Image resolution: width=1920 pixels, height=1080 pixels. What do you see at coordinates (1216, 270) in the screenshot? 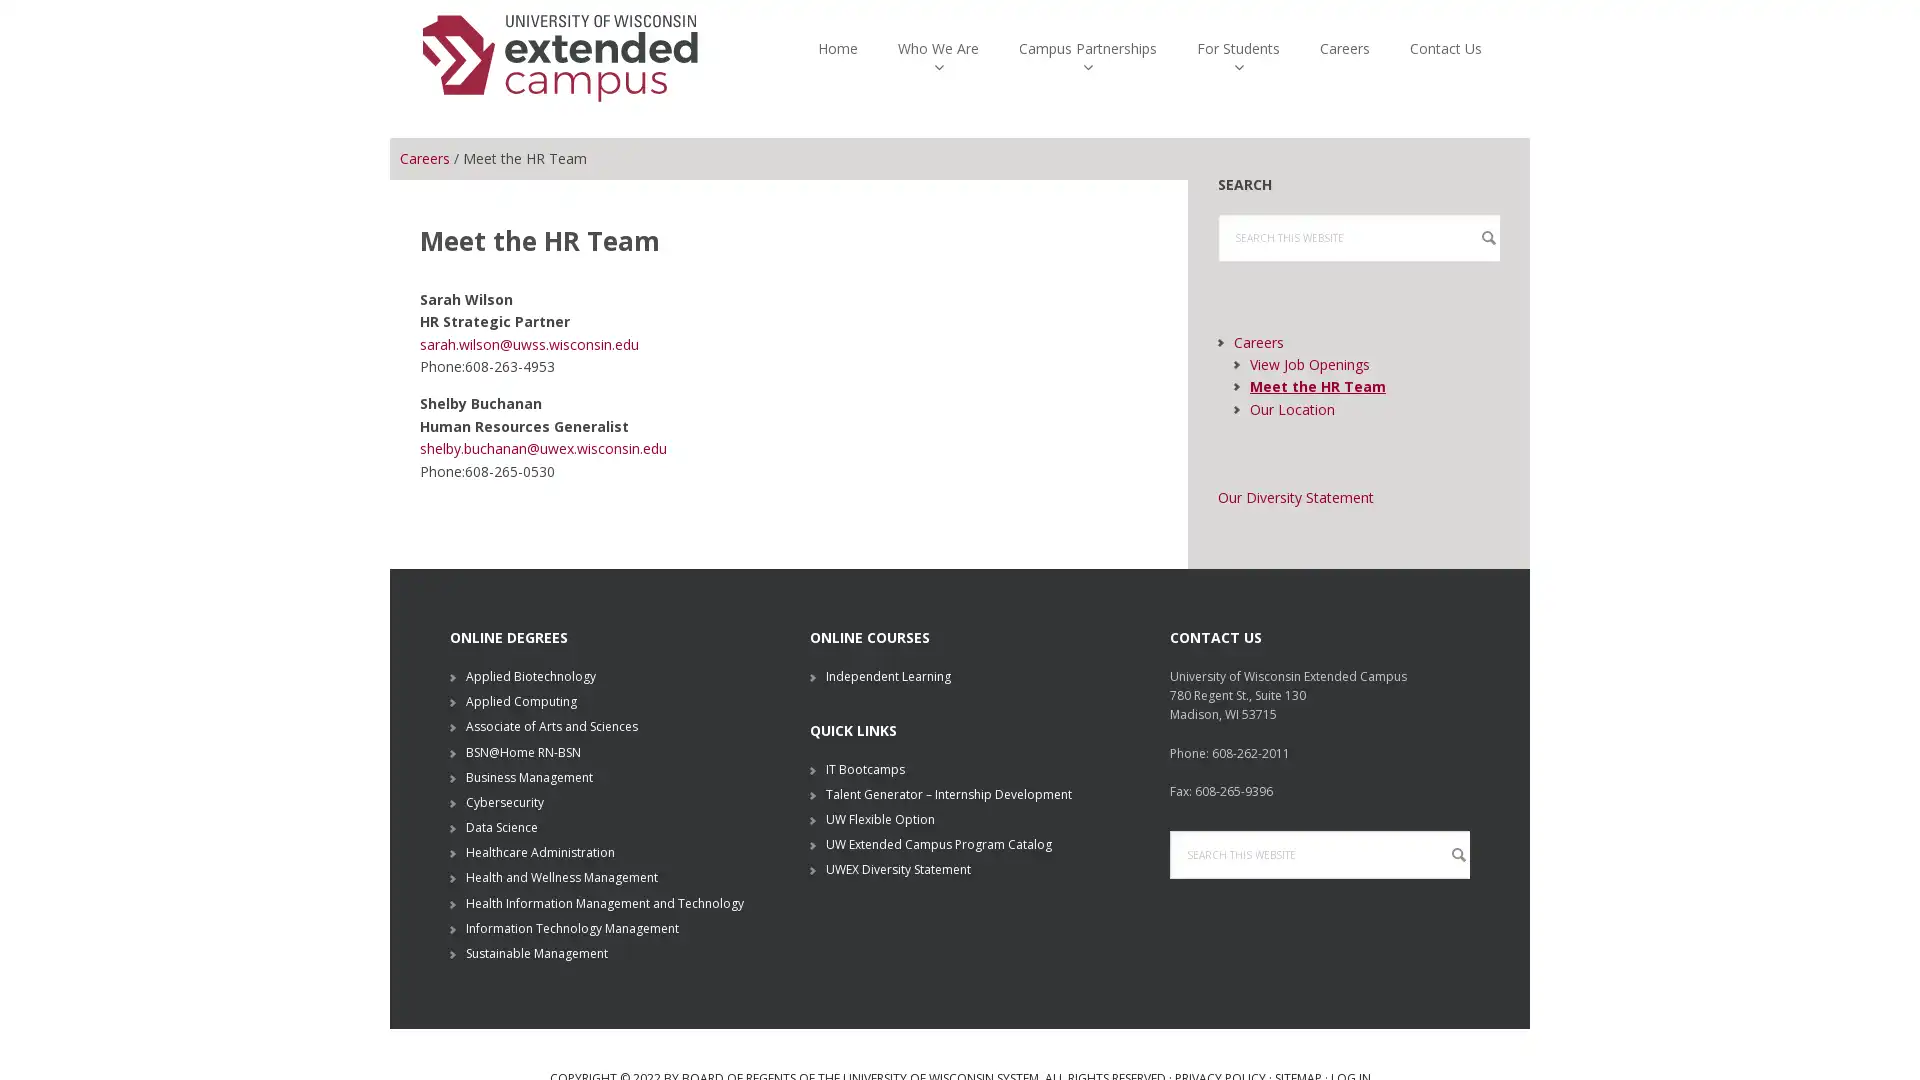
I see `Search` at bounding box center [1216, 270].